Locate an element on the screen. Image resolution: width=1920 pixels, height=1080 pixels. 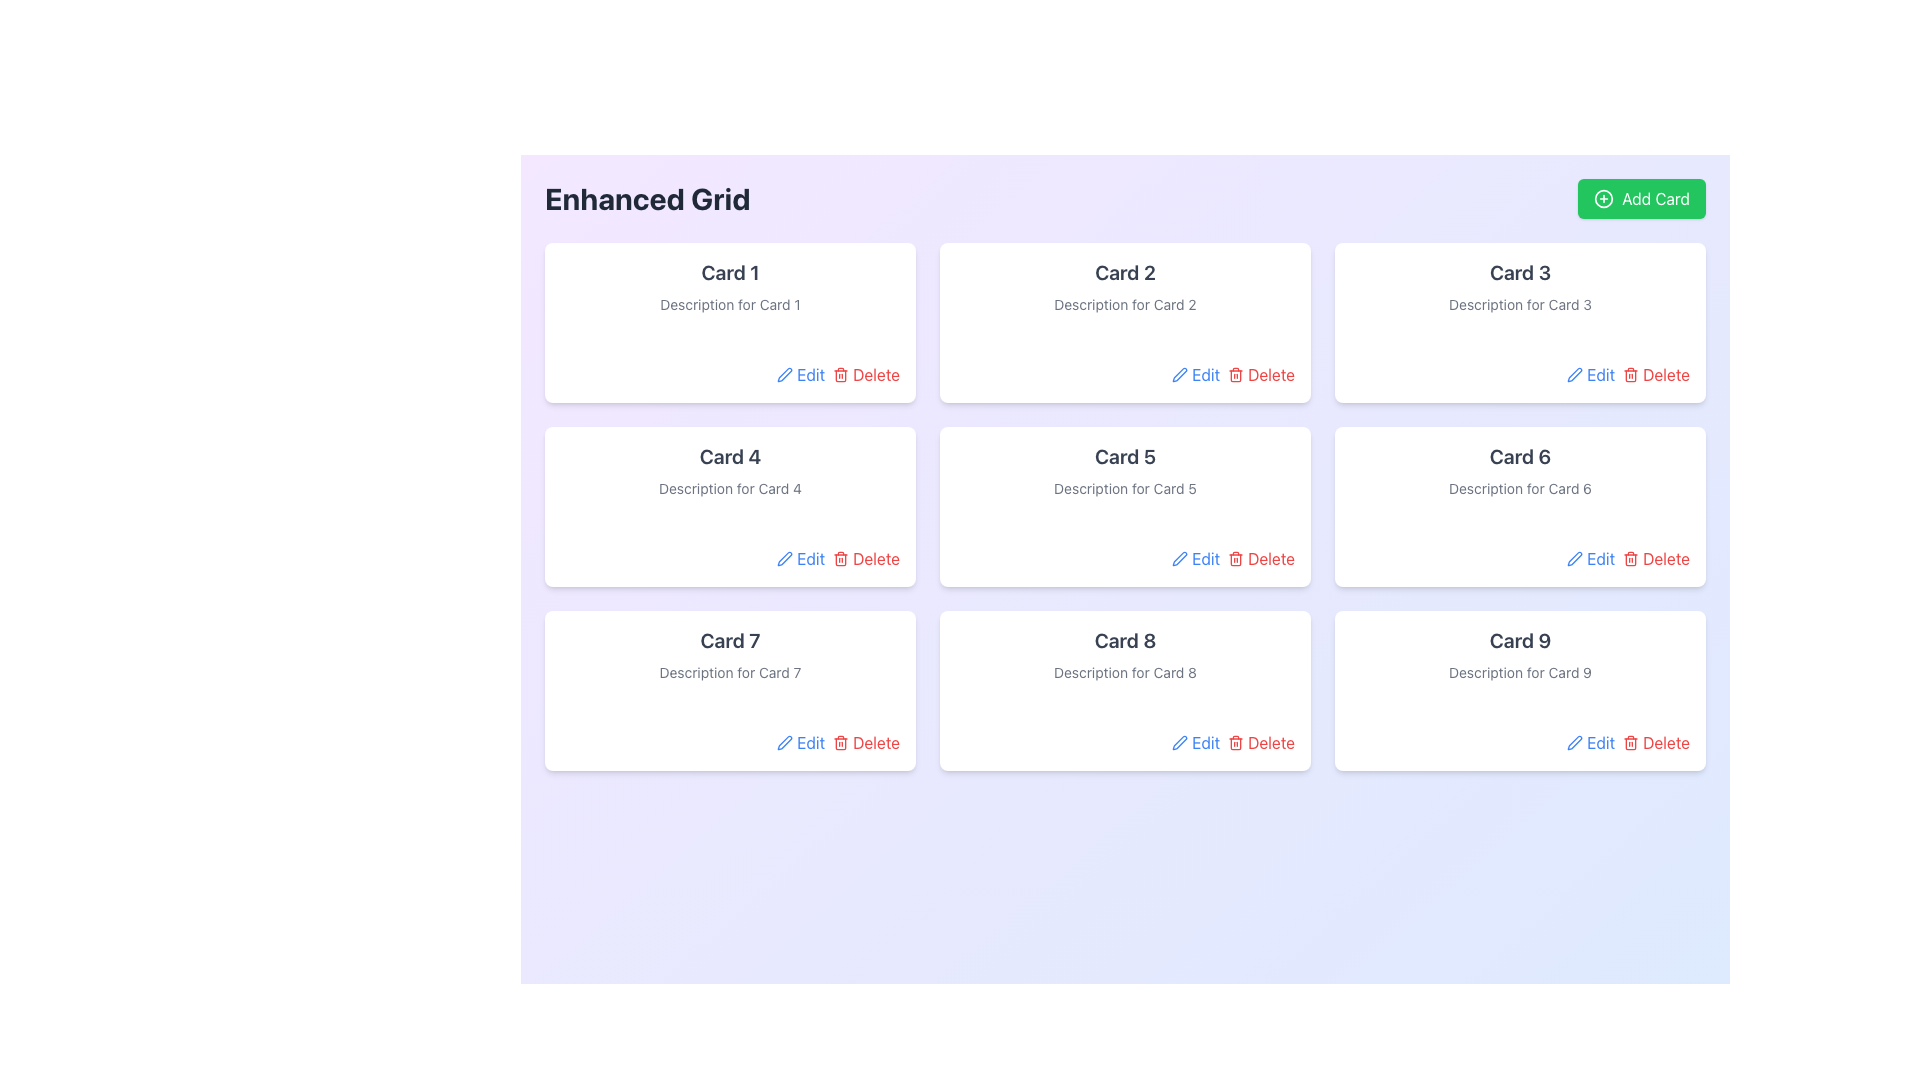
the small outlined pen icon located to the left of the 'Edit' text in the action menu of Card 8 is located at coordinates (1180, 743).